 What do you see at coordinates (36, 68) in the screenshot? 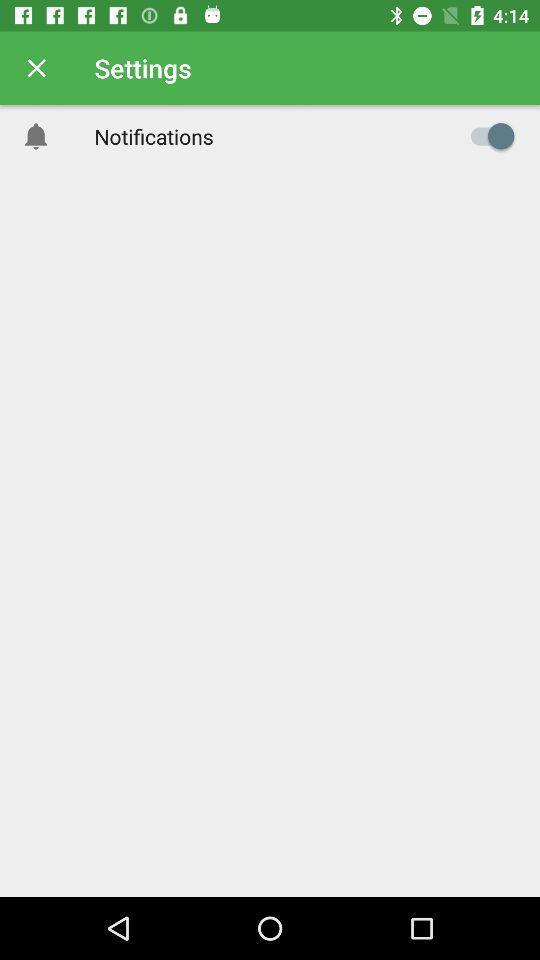
I see `the icon next to settings icon` at bounding box center [36, 68].